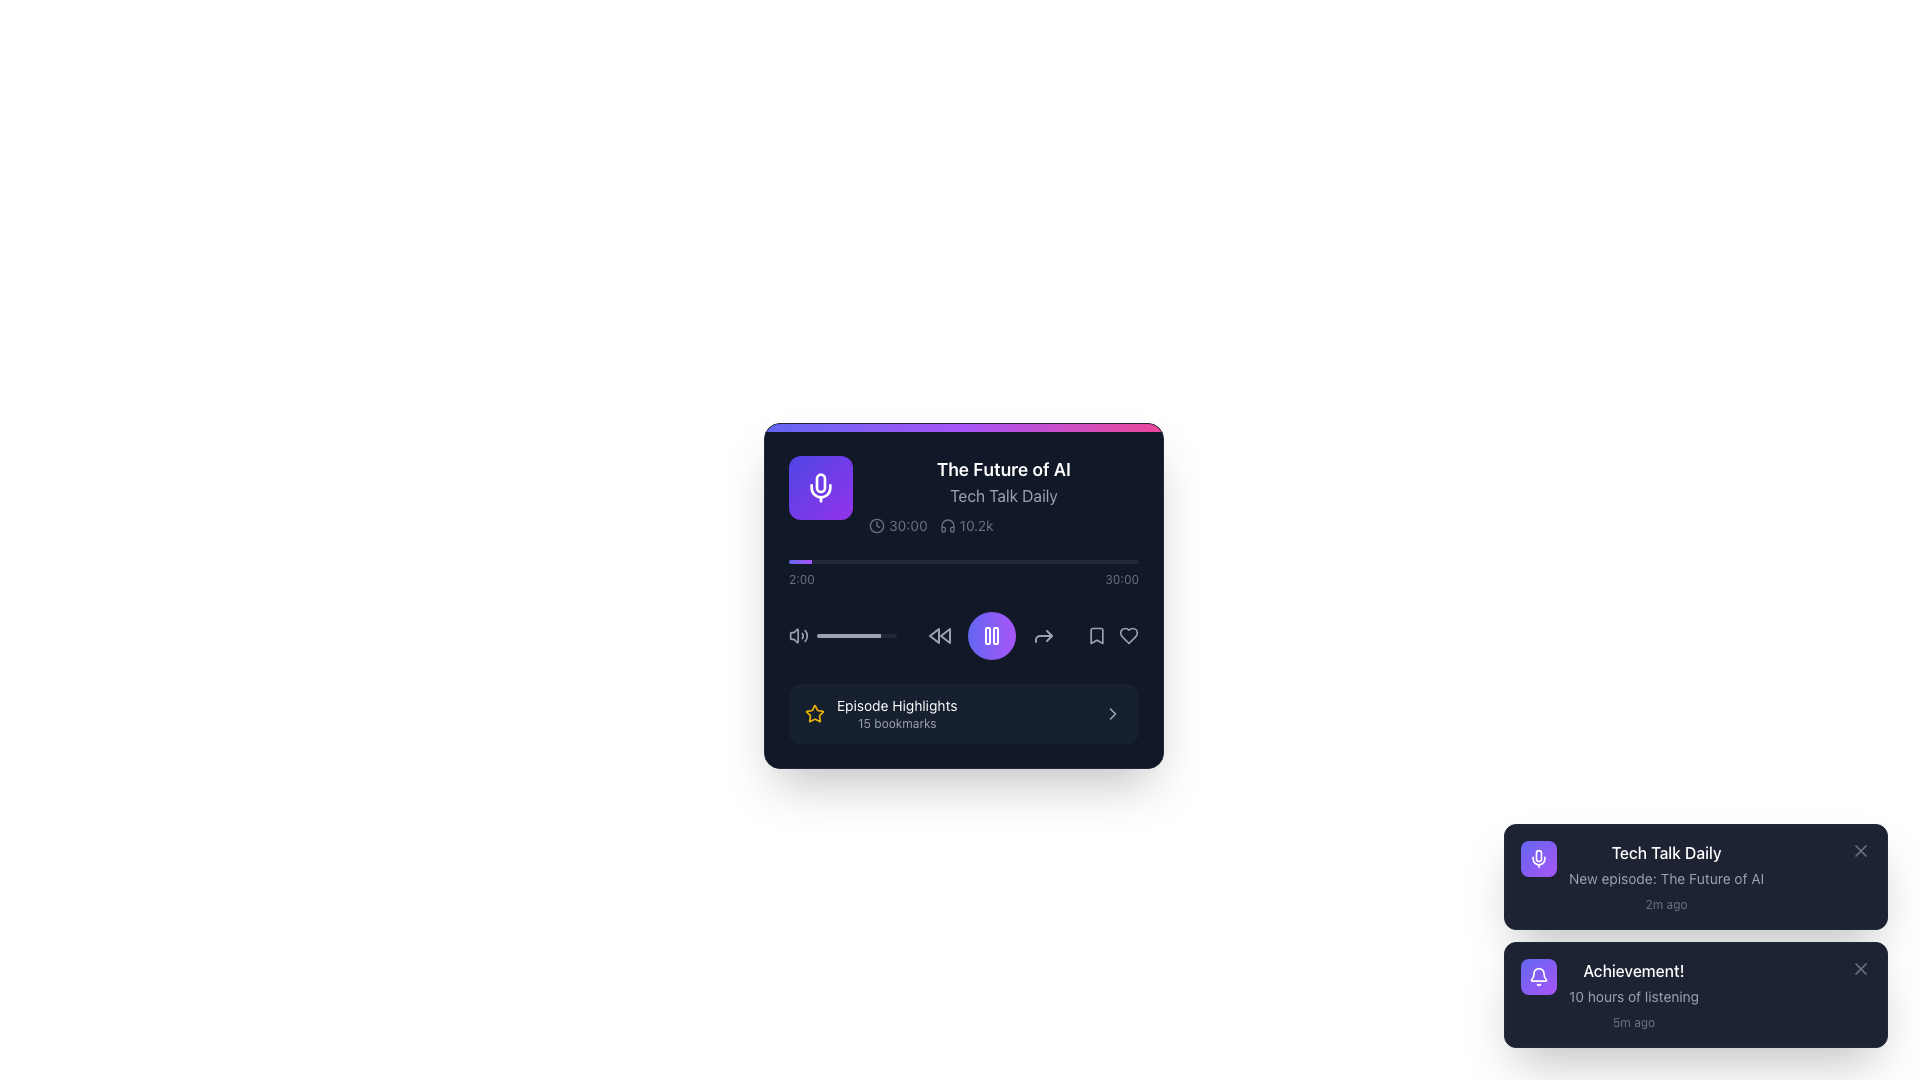 The width and height of the screenshot is (1920, 1080). Describe the element at coordinates (818, 636) in the screenshot. I see `the volume` at that location.